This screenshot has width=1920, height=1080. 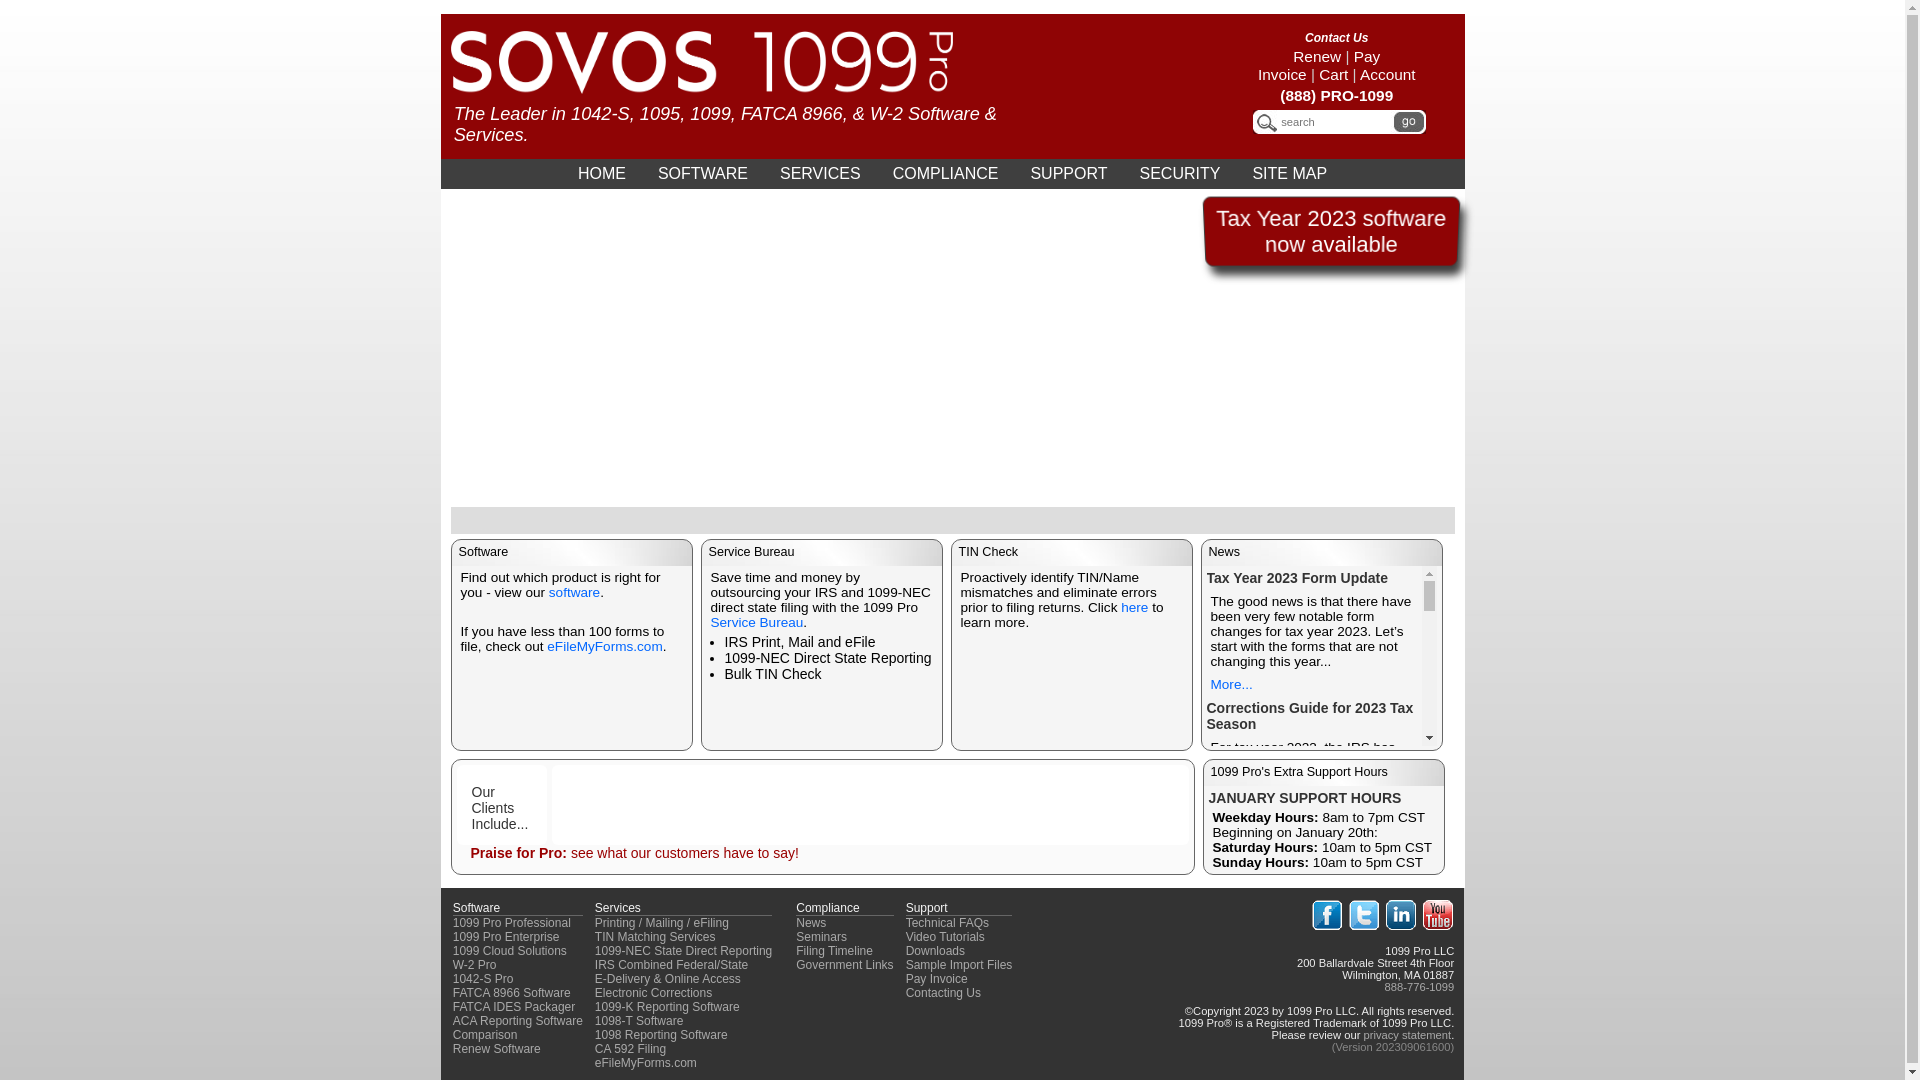 What do you see at coordinates (1229, 683) in the screenshot?
I see `'More...'` at bounding box center [1229, 683].